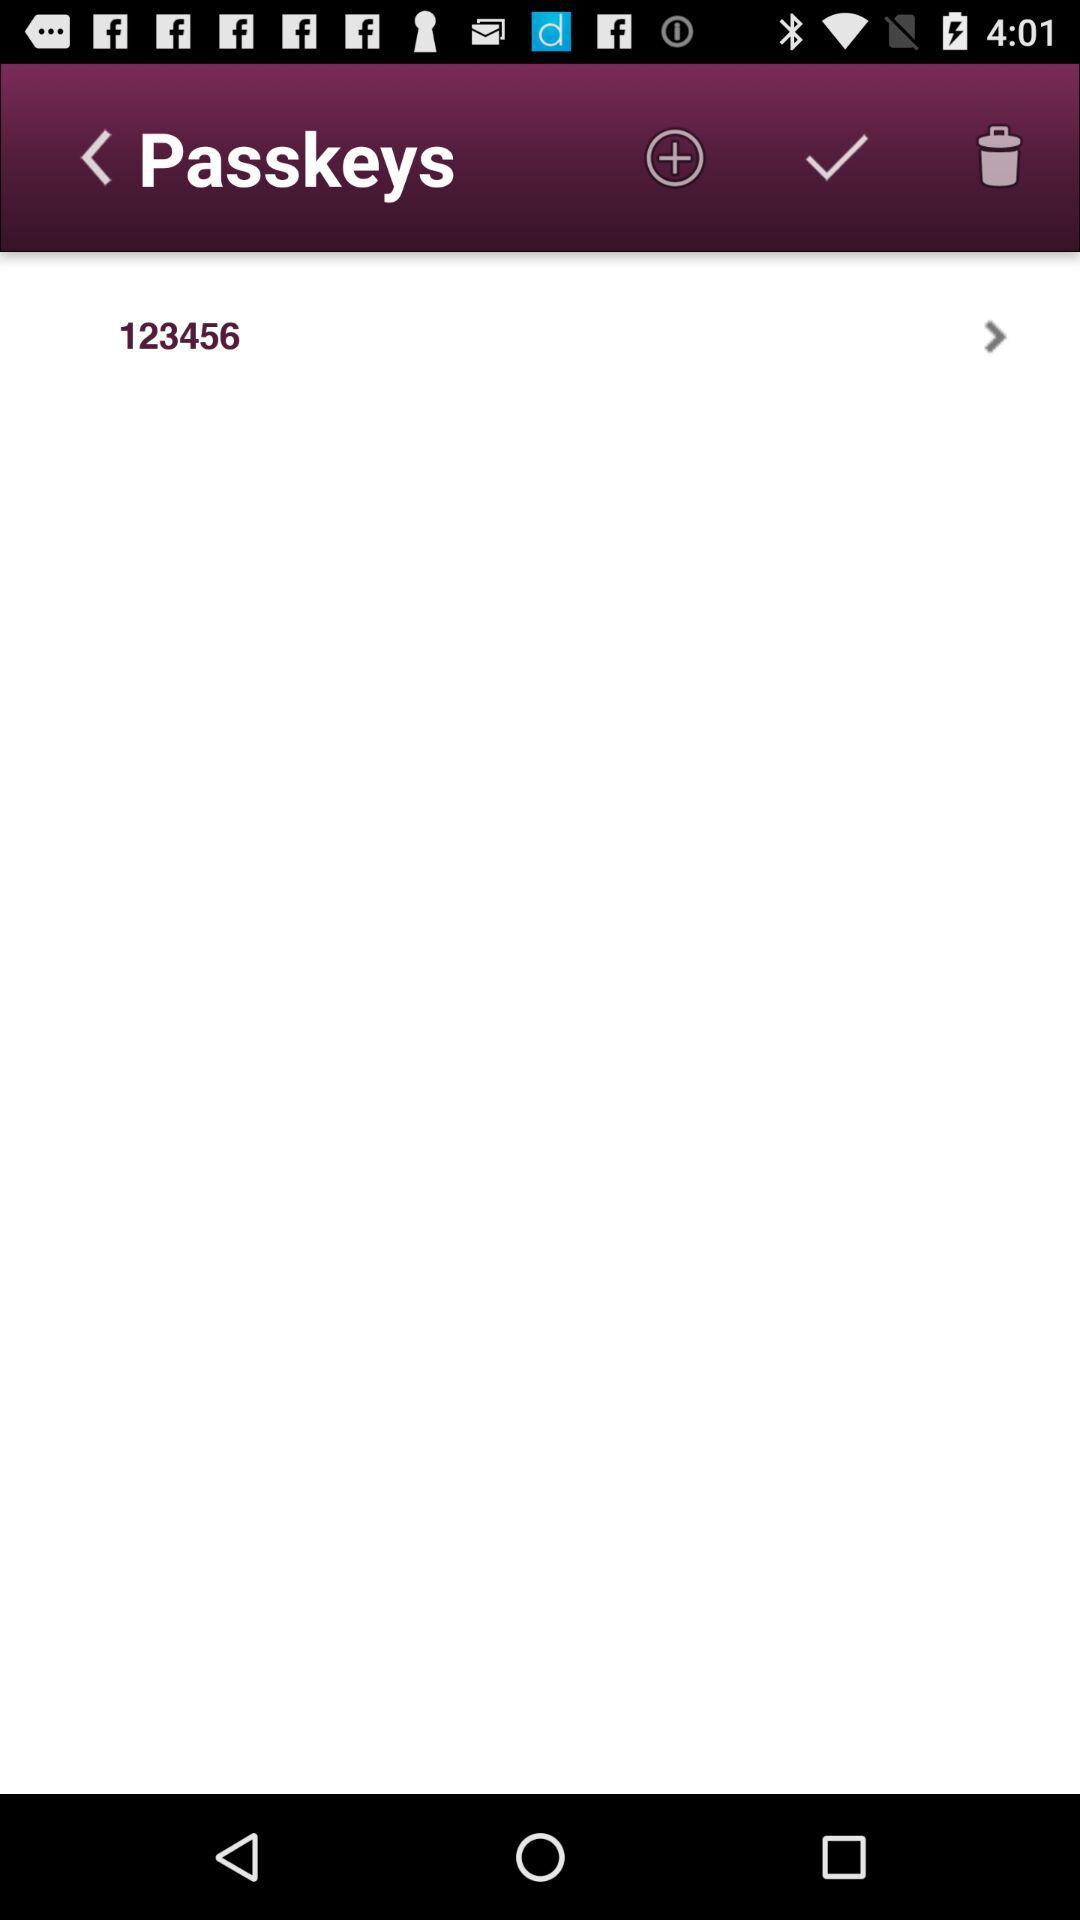 Image resolution: width=1080 pixels, height=1920 pixels. Describe the element at coordinates (999, 156) in the screenshot. I see `delete passkey` at that location.